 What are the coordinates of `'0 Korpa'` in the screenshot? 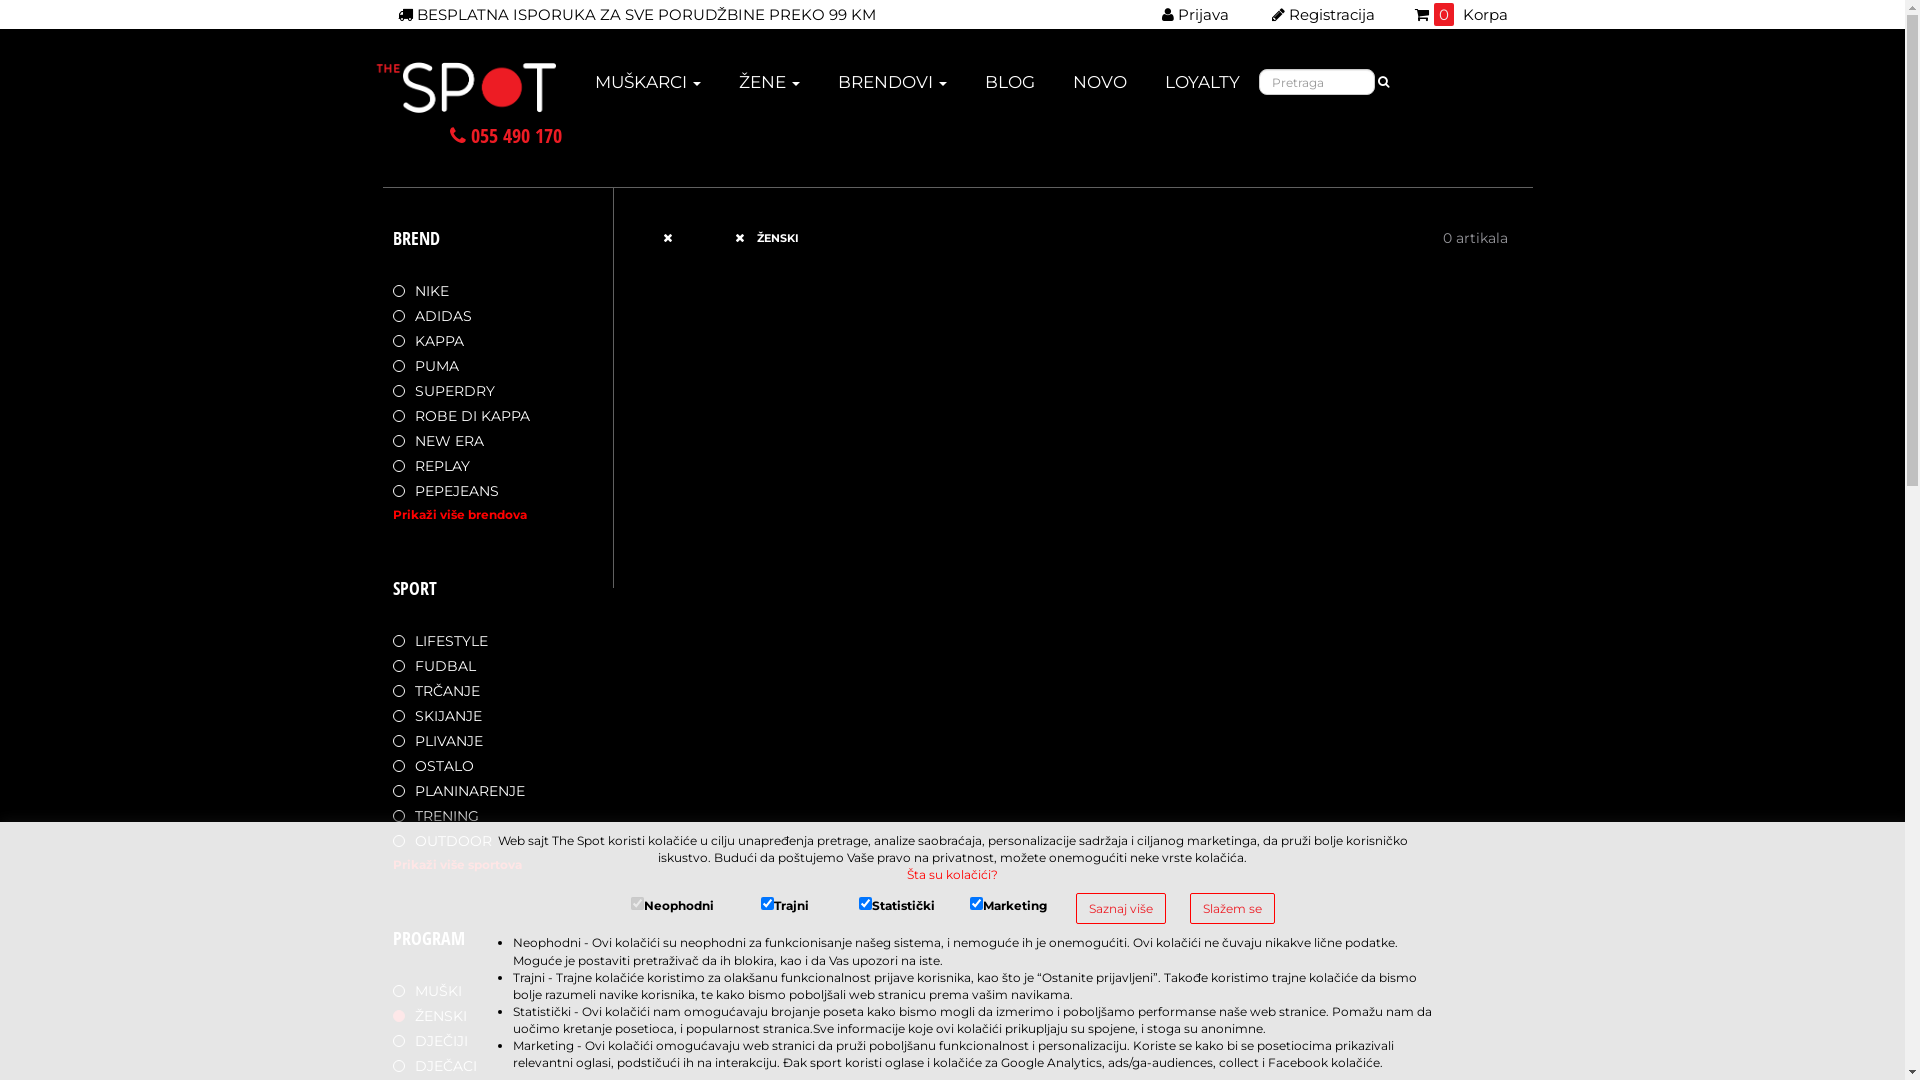 It's located at (1460, 14).